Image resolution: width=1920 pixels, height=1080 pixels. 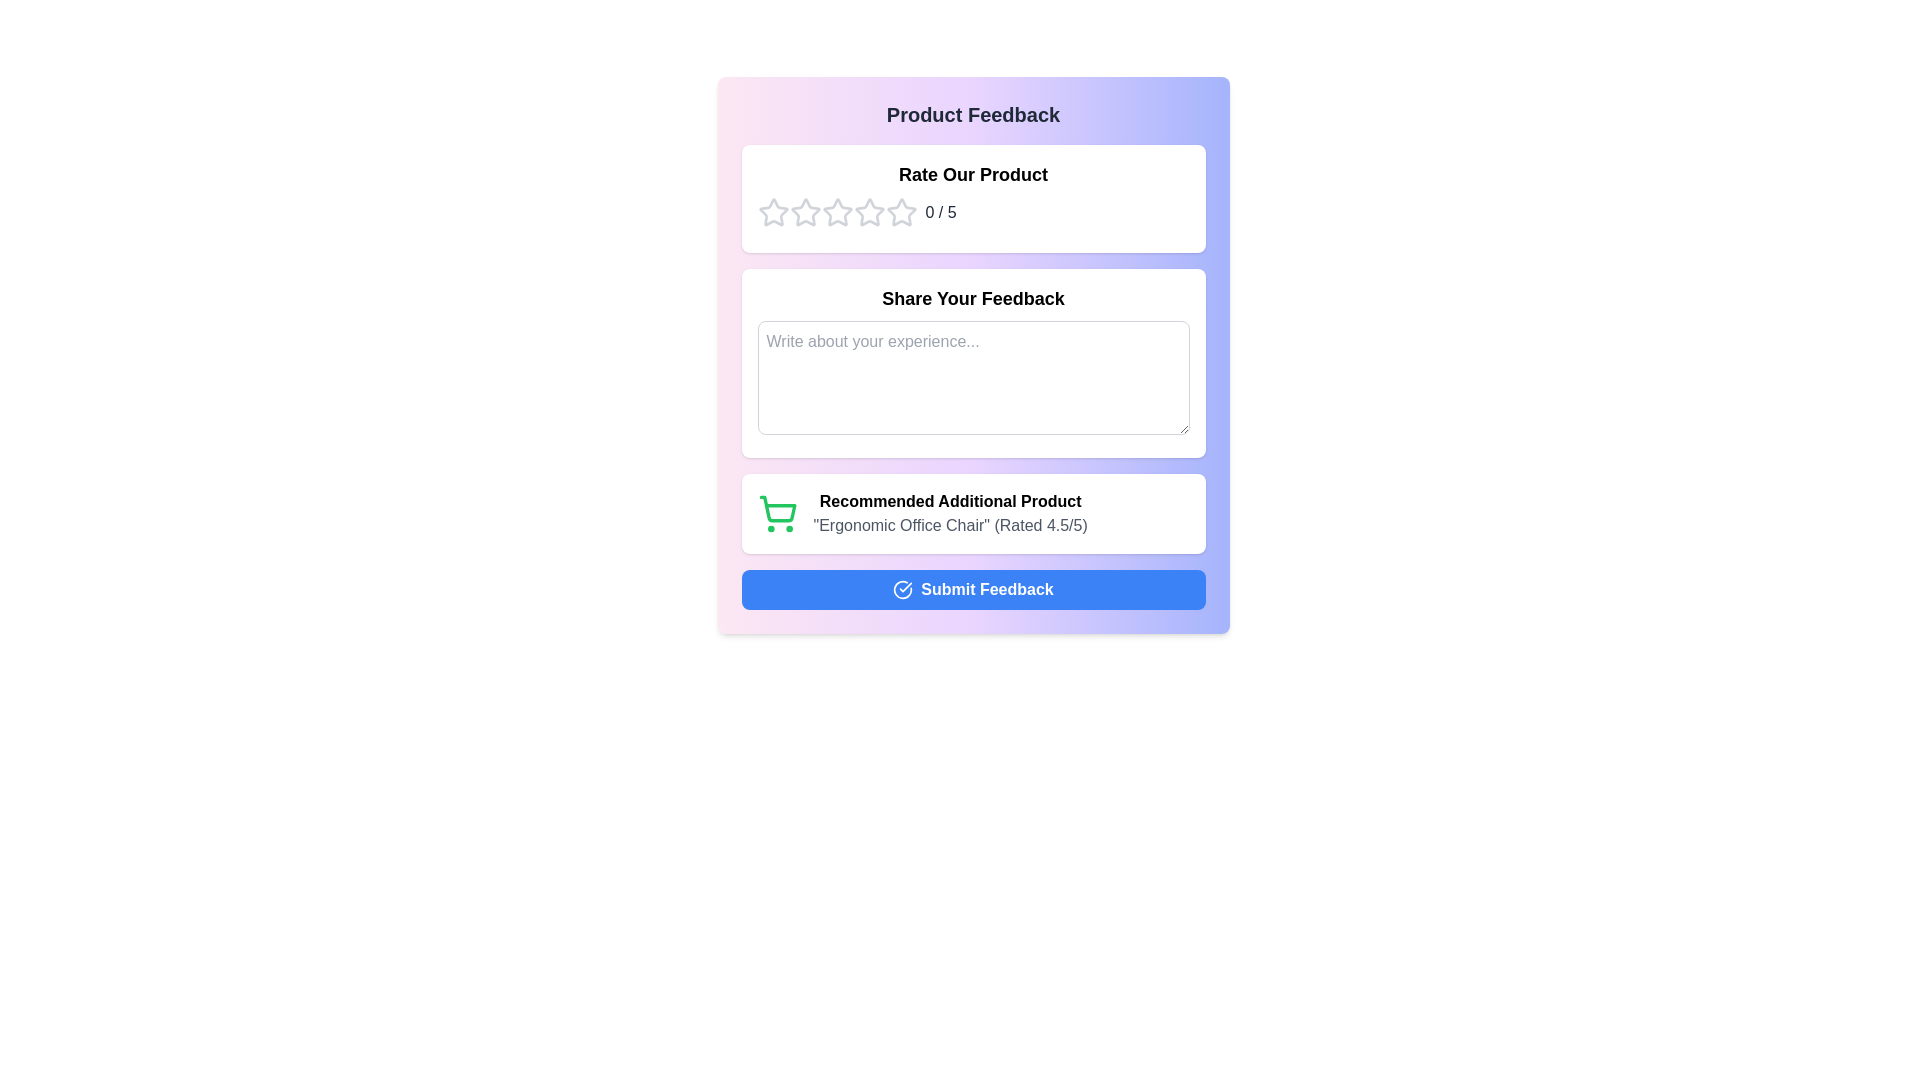 What do you see at coordinates (805, 212) in the screenshot?
I see `the first star icon in the rating system under the heading 'Rate Our Product'` at bounding box center [805, 212].